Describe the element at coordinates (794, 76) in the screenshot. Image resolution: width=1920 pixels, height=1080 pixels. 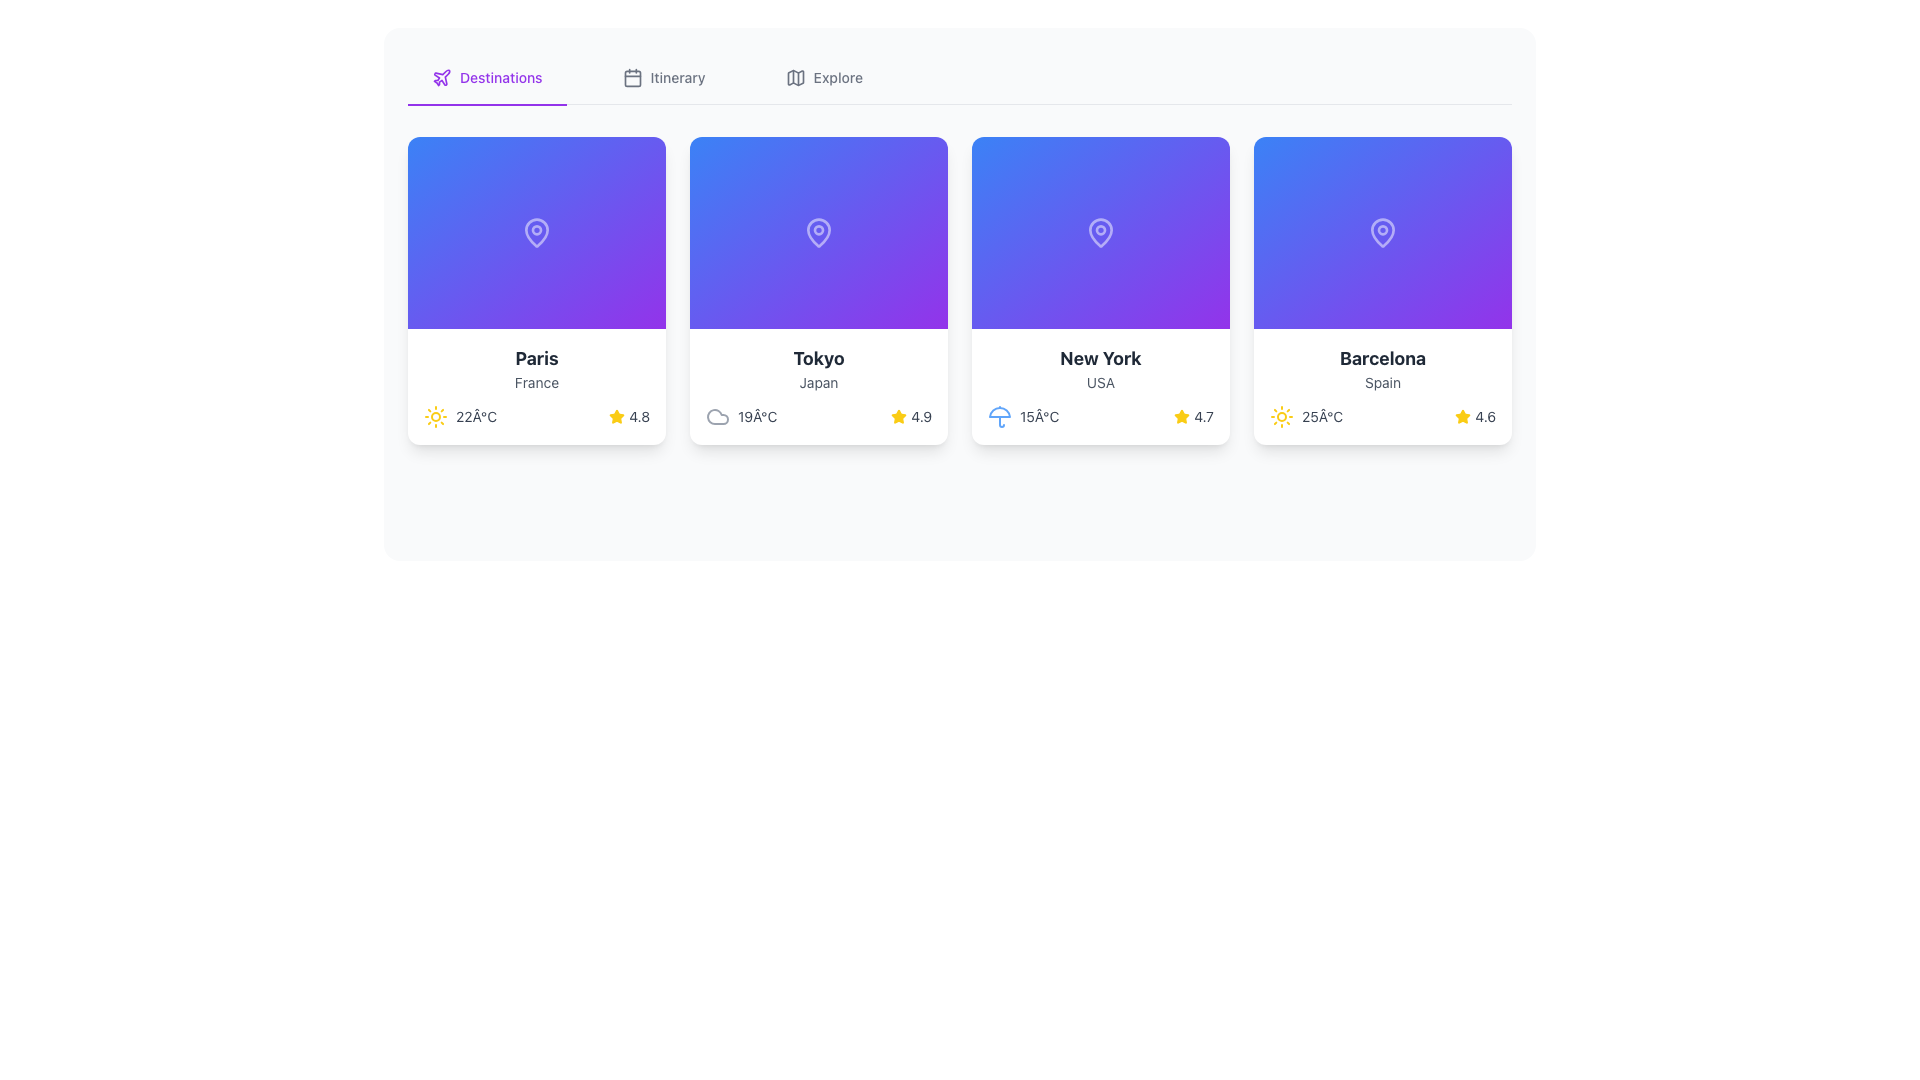
I see `the map-like icon located in the navigation bar under the 'Explore' label` at that location.